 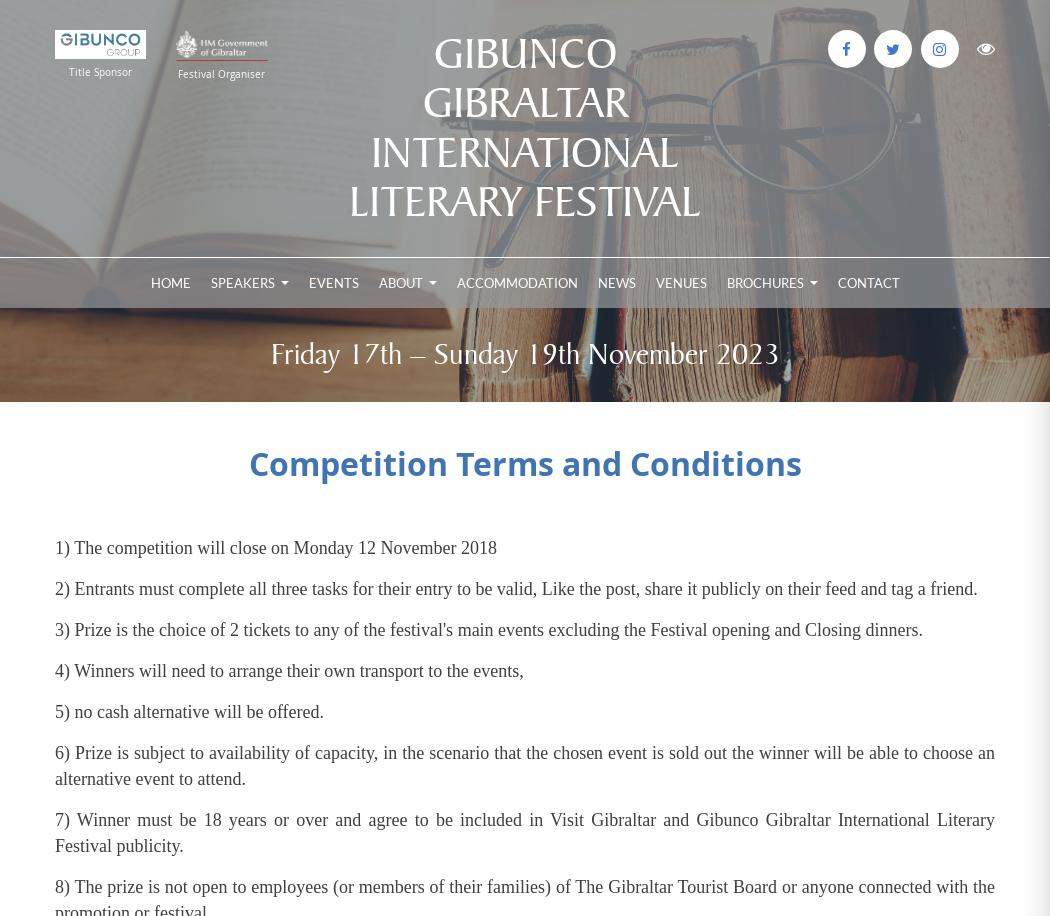 What do you see at coordinates (680, 283) in the screenshot?
I see `'Venues'` at bounding box center [680, 283].